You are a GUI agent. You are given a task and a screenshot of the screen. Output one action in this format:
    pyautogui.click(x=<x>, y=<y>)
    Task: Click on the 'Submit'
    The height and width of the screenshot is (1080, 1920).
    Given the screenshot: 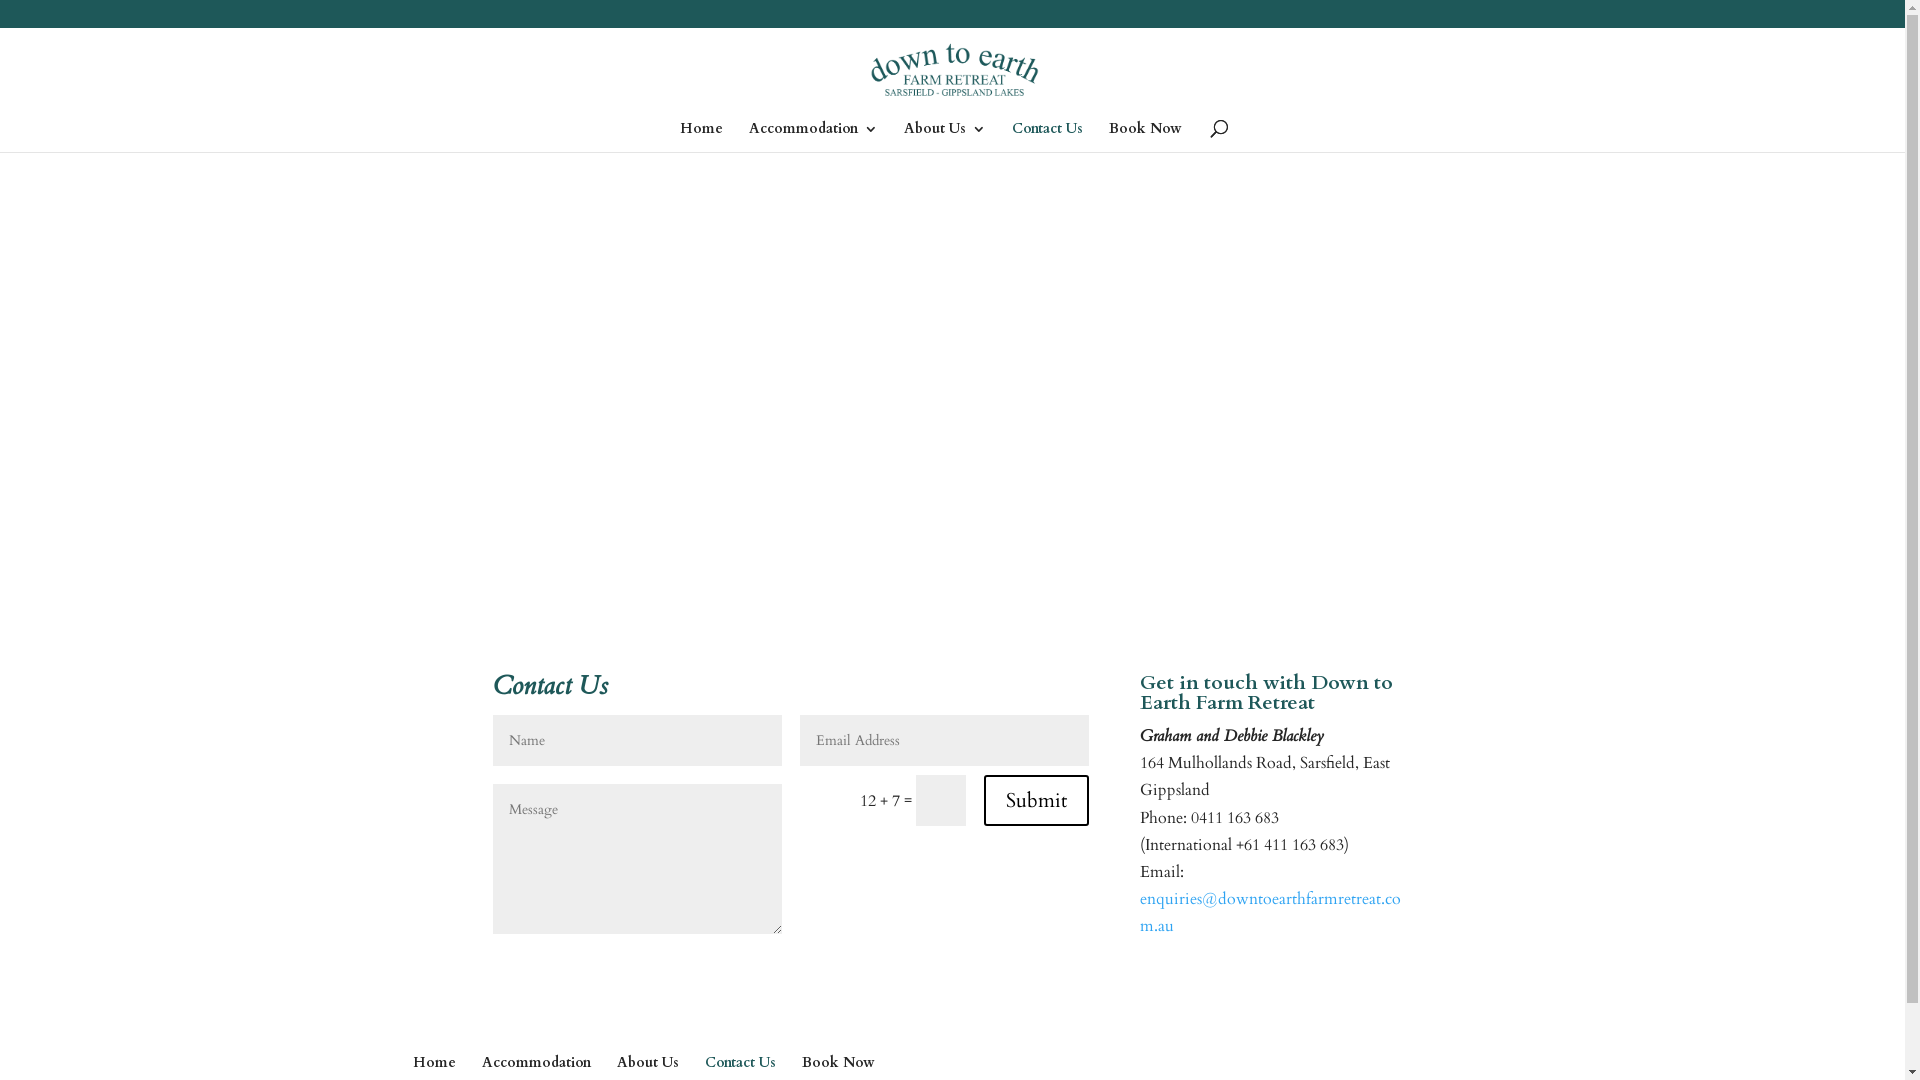 What is the action you would take?
    pyautogui.click(x=1036, y=799)
    